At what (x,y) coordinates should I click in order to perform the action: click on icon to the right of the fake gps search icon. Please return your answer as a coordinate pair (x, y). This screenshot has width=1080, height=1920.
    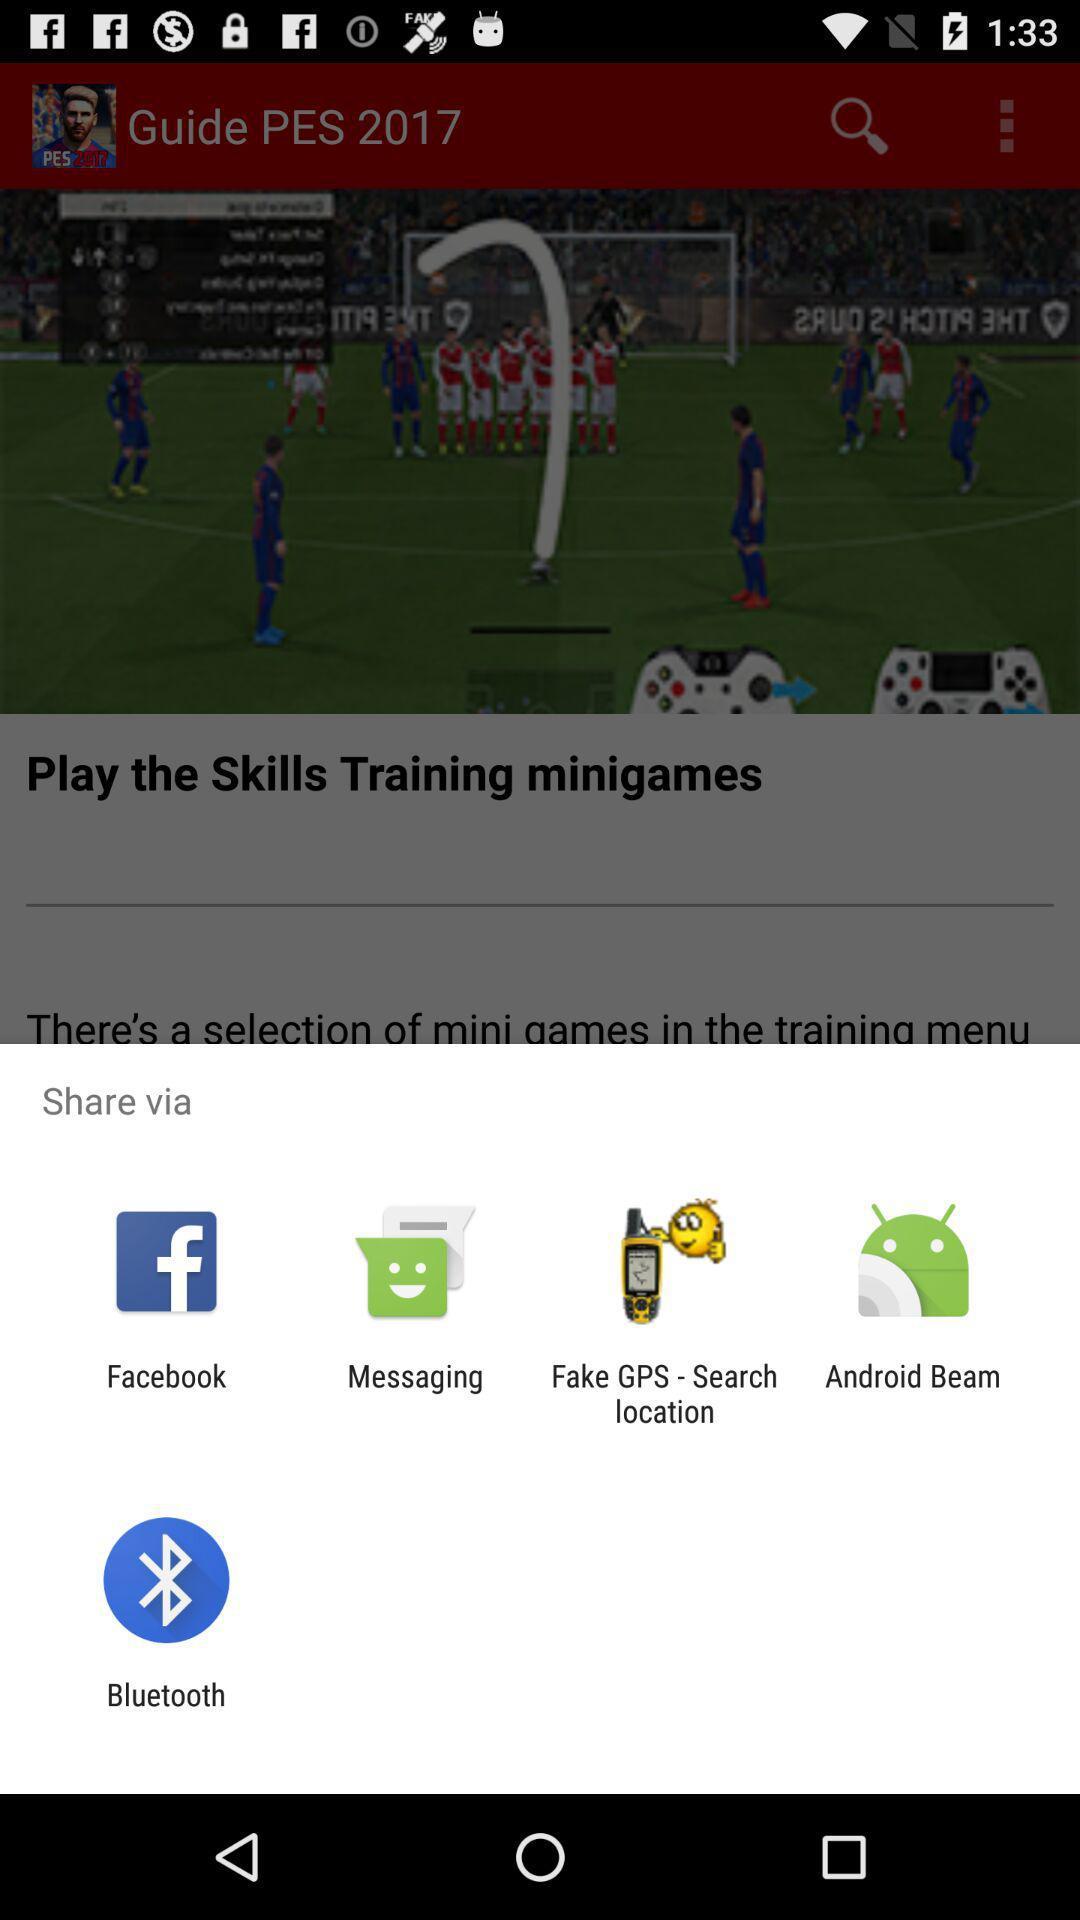
    Looking at the image, I should click on (913, 1392).